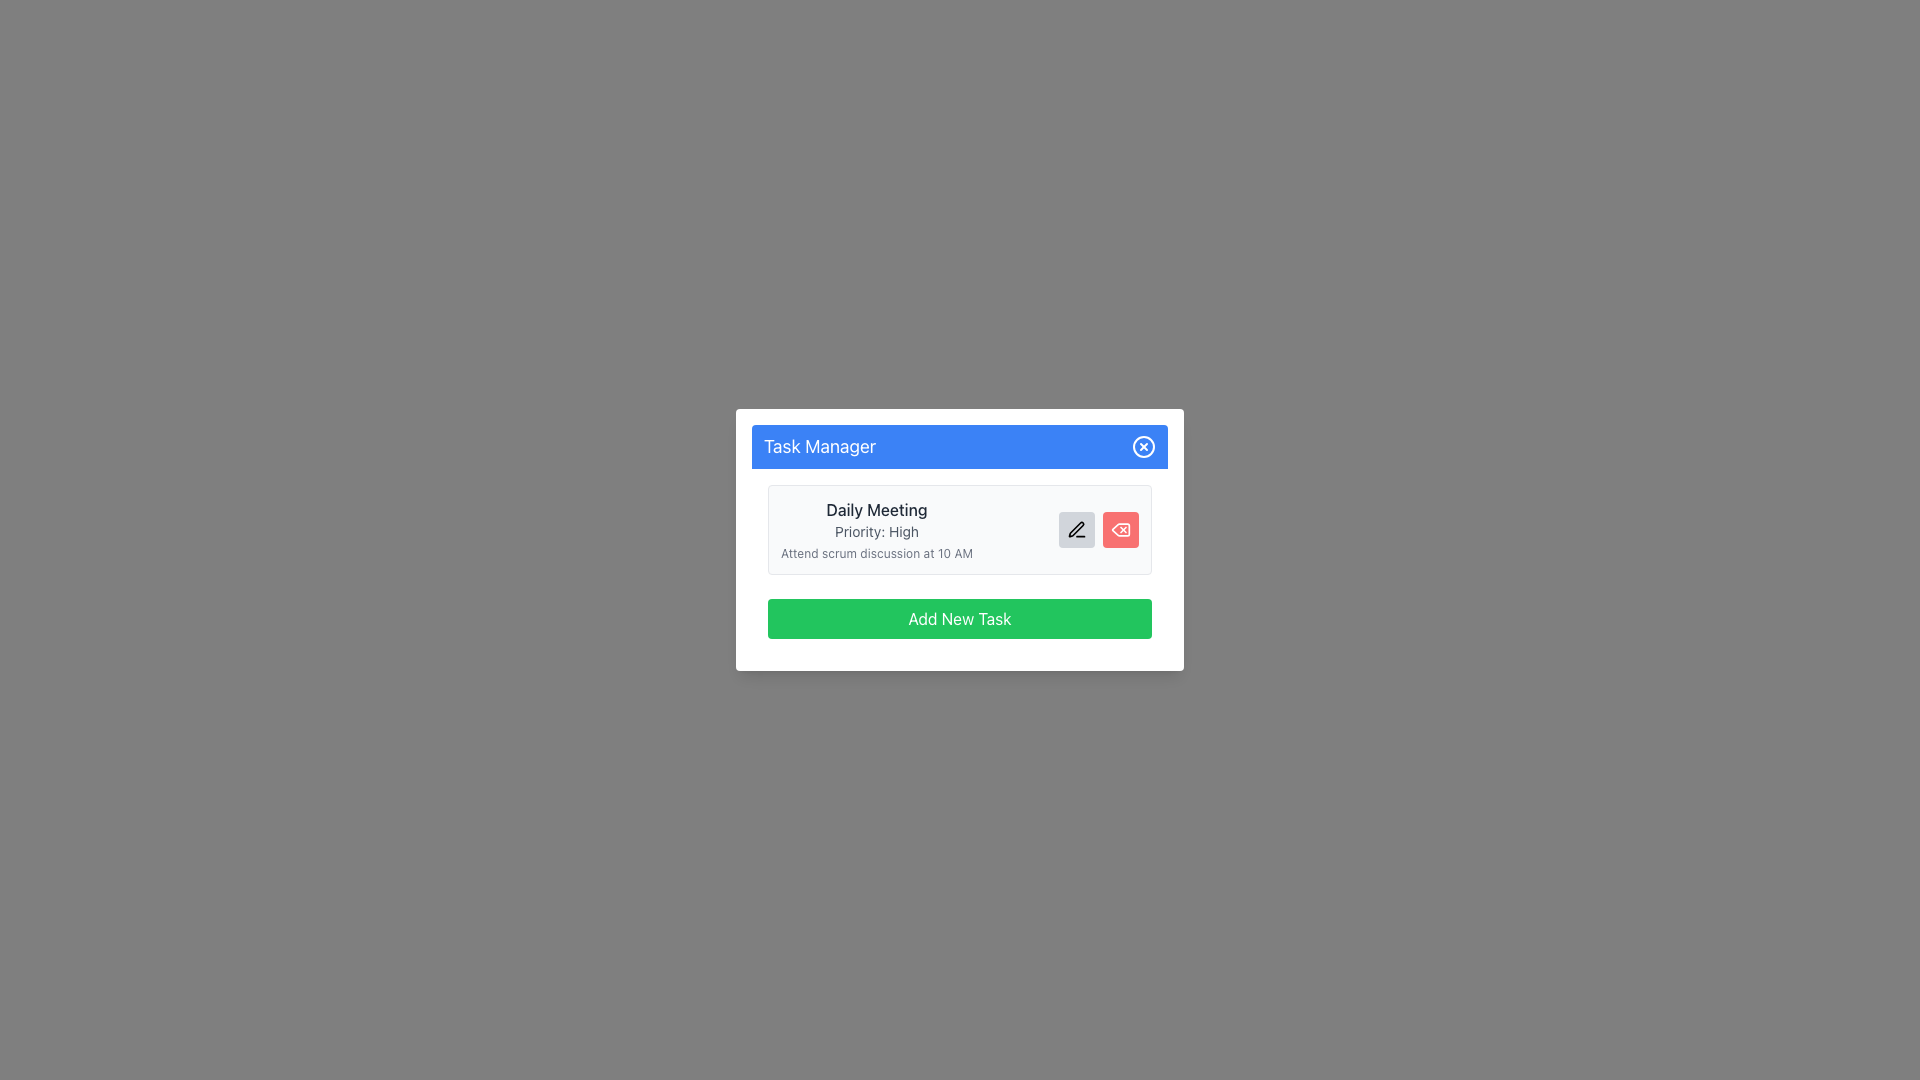  What do you see at coordinates (1143, 446) in the screenshot?
I see `the SVG circle graphical element that is part of the close button in the blue header bar labeled 'Task Manager'` at bounding box center [1143, 446].